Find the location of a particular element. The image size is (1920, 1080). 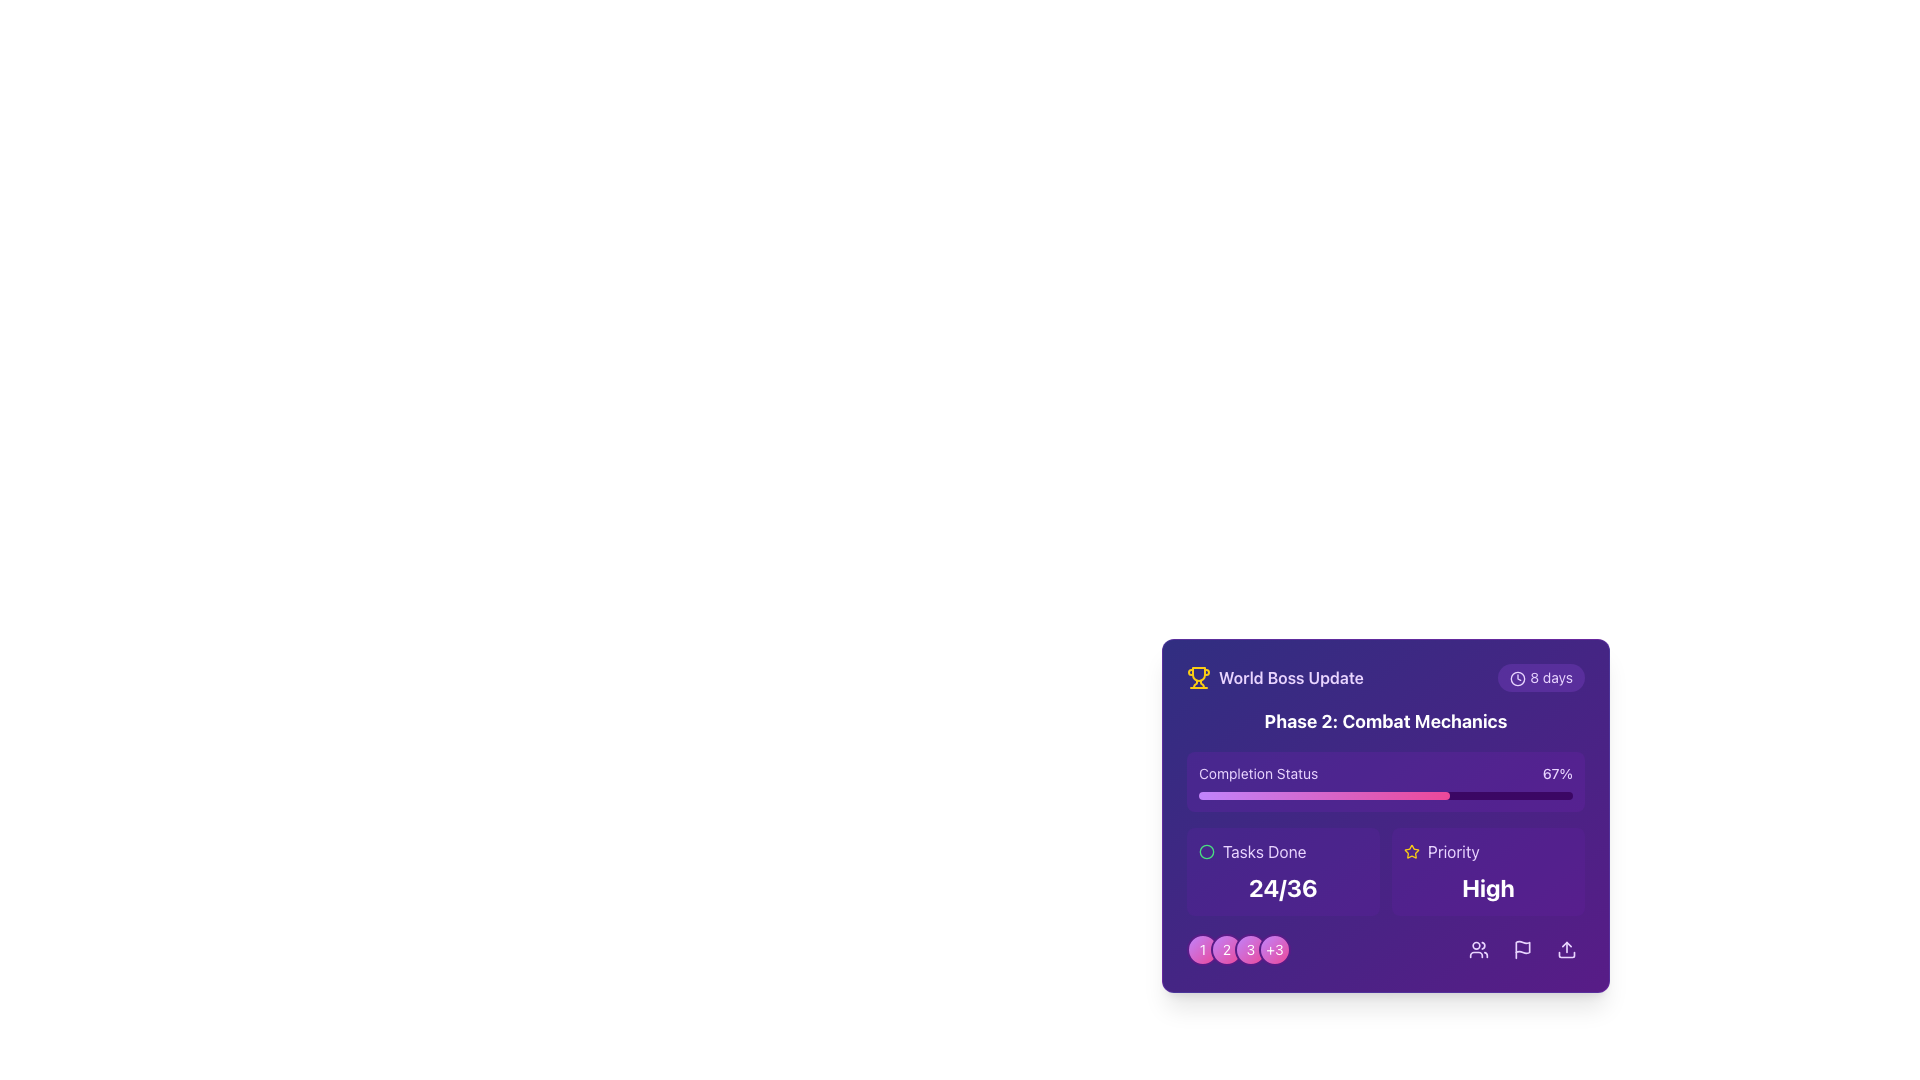

the main body of the trophy icon, which is a golden, cup-like shape located to the left of the 'World Boss Update' text in the upper-left corner of the card labeled 'Phase 2: Combat Mechanics' is located at coordinates (1199, 674).